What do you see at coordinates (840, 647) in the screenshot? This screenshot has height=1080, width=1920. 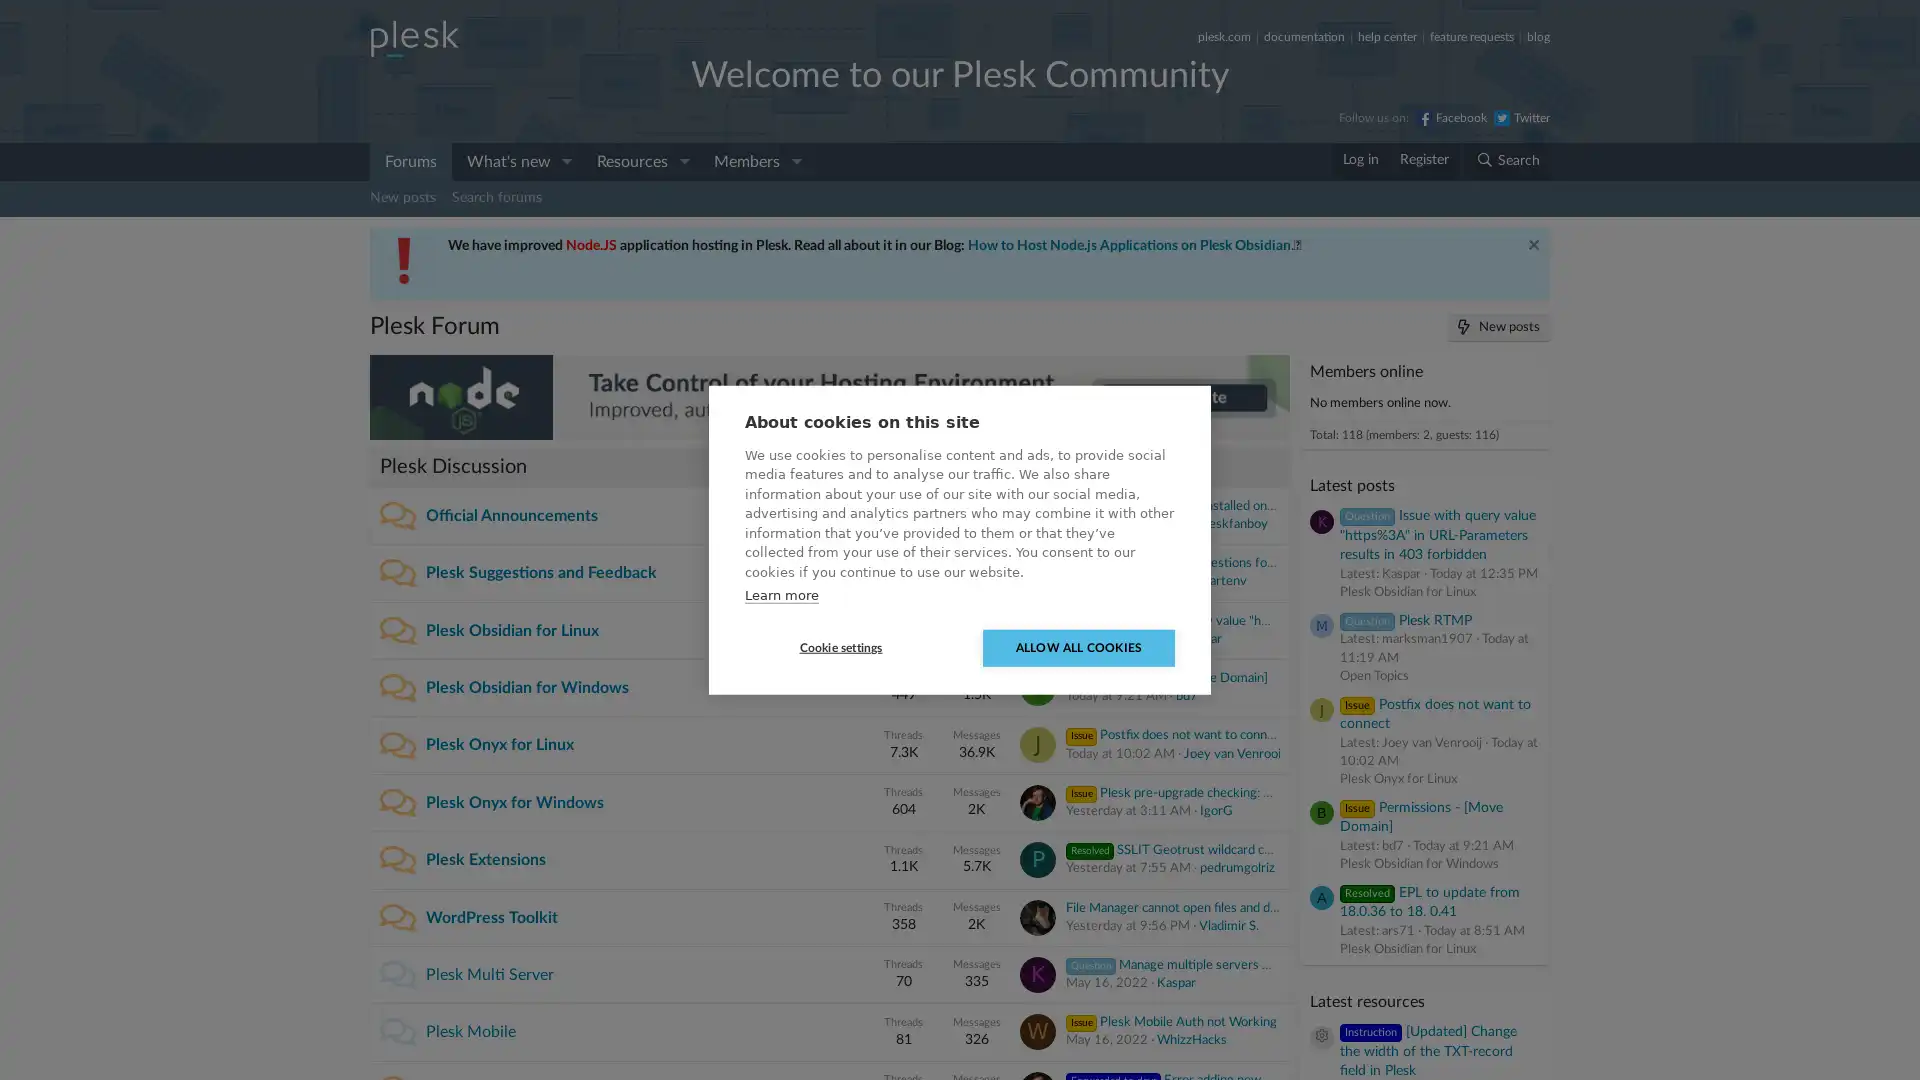 I see `Cookie settings` at bounding box center [840, 647].